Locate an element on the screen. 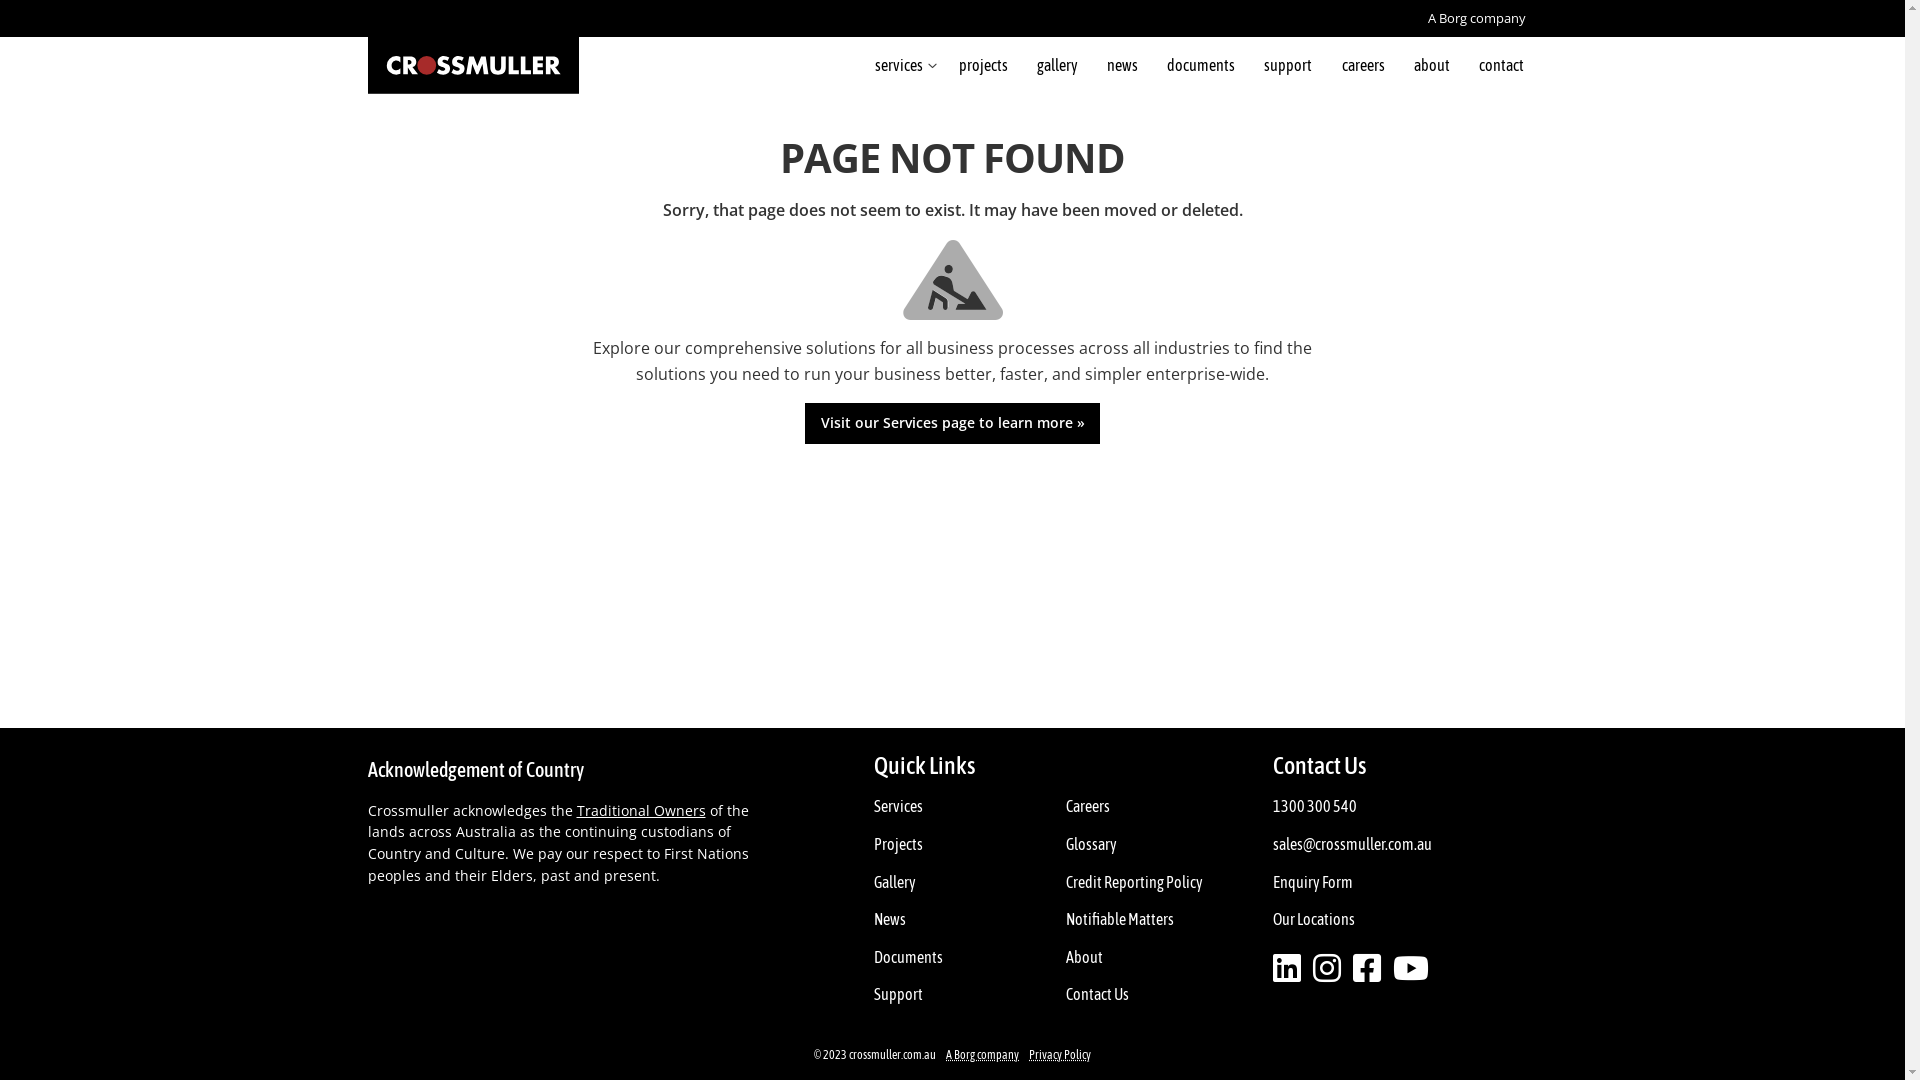 The height and width of the screenshot is (1080, 1920). 'documents' is located at coordinates (1200, 64).